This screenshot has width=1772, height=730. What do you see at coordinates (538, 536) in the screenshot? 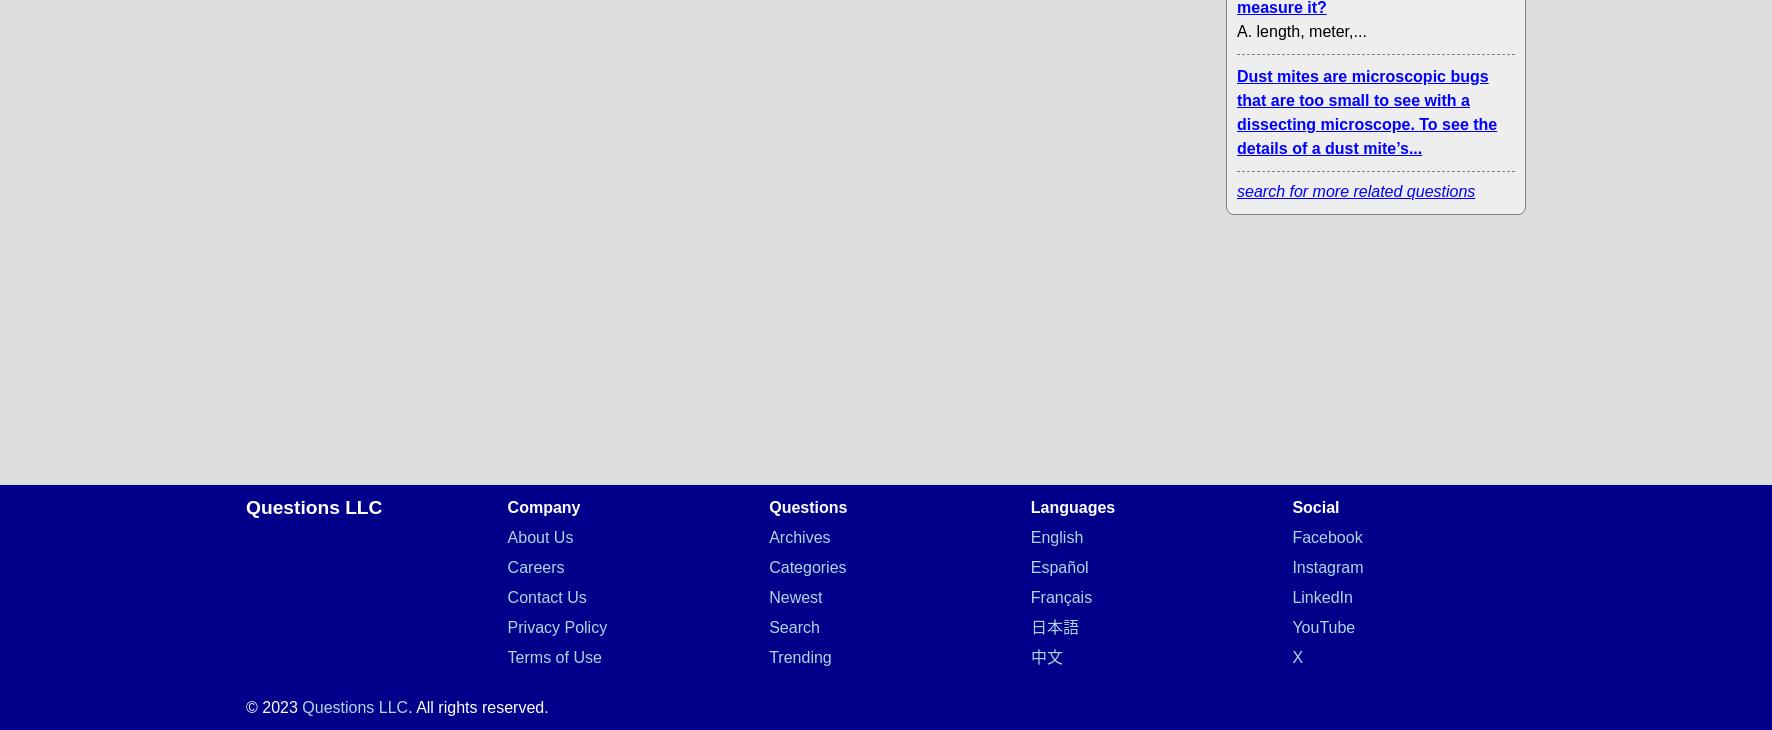
I see `'About Us'` at bounding box center [538, 536].